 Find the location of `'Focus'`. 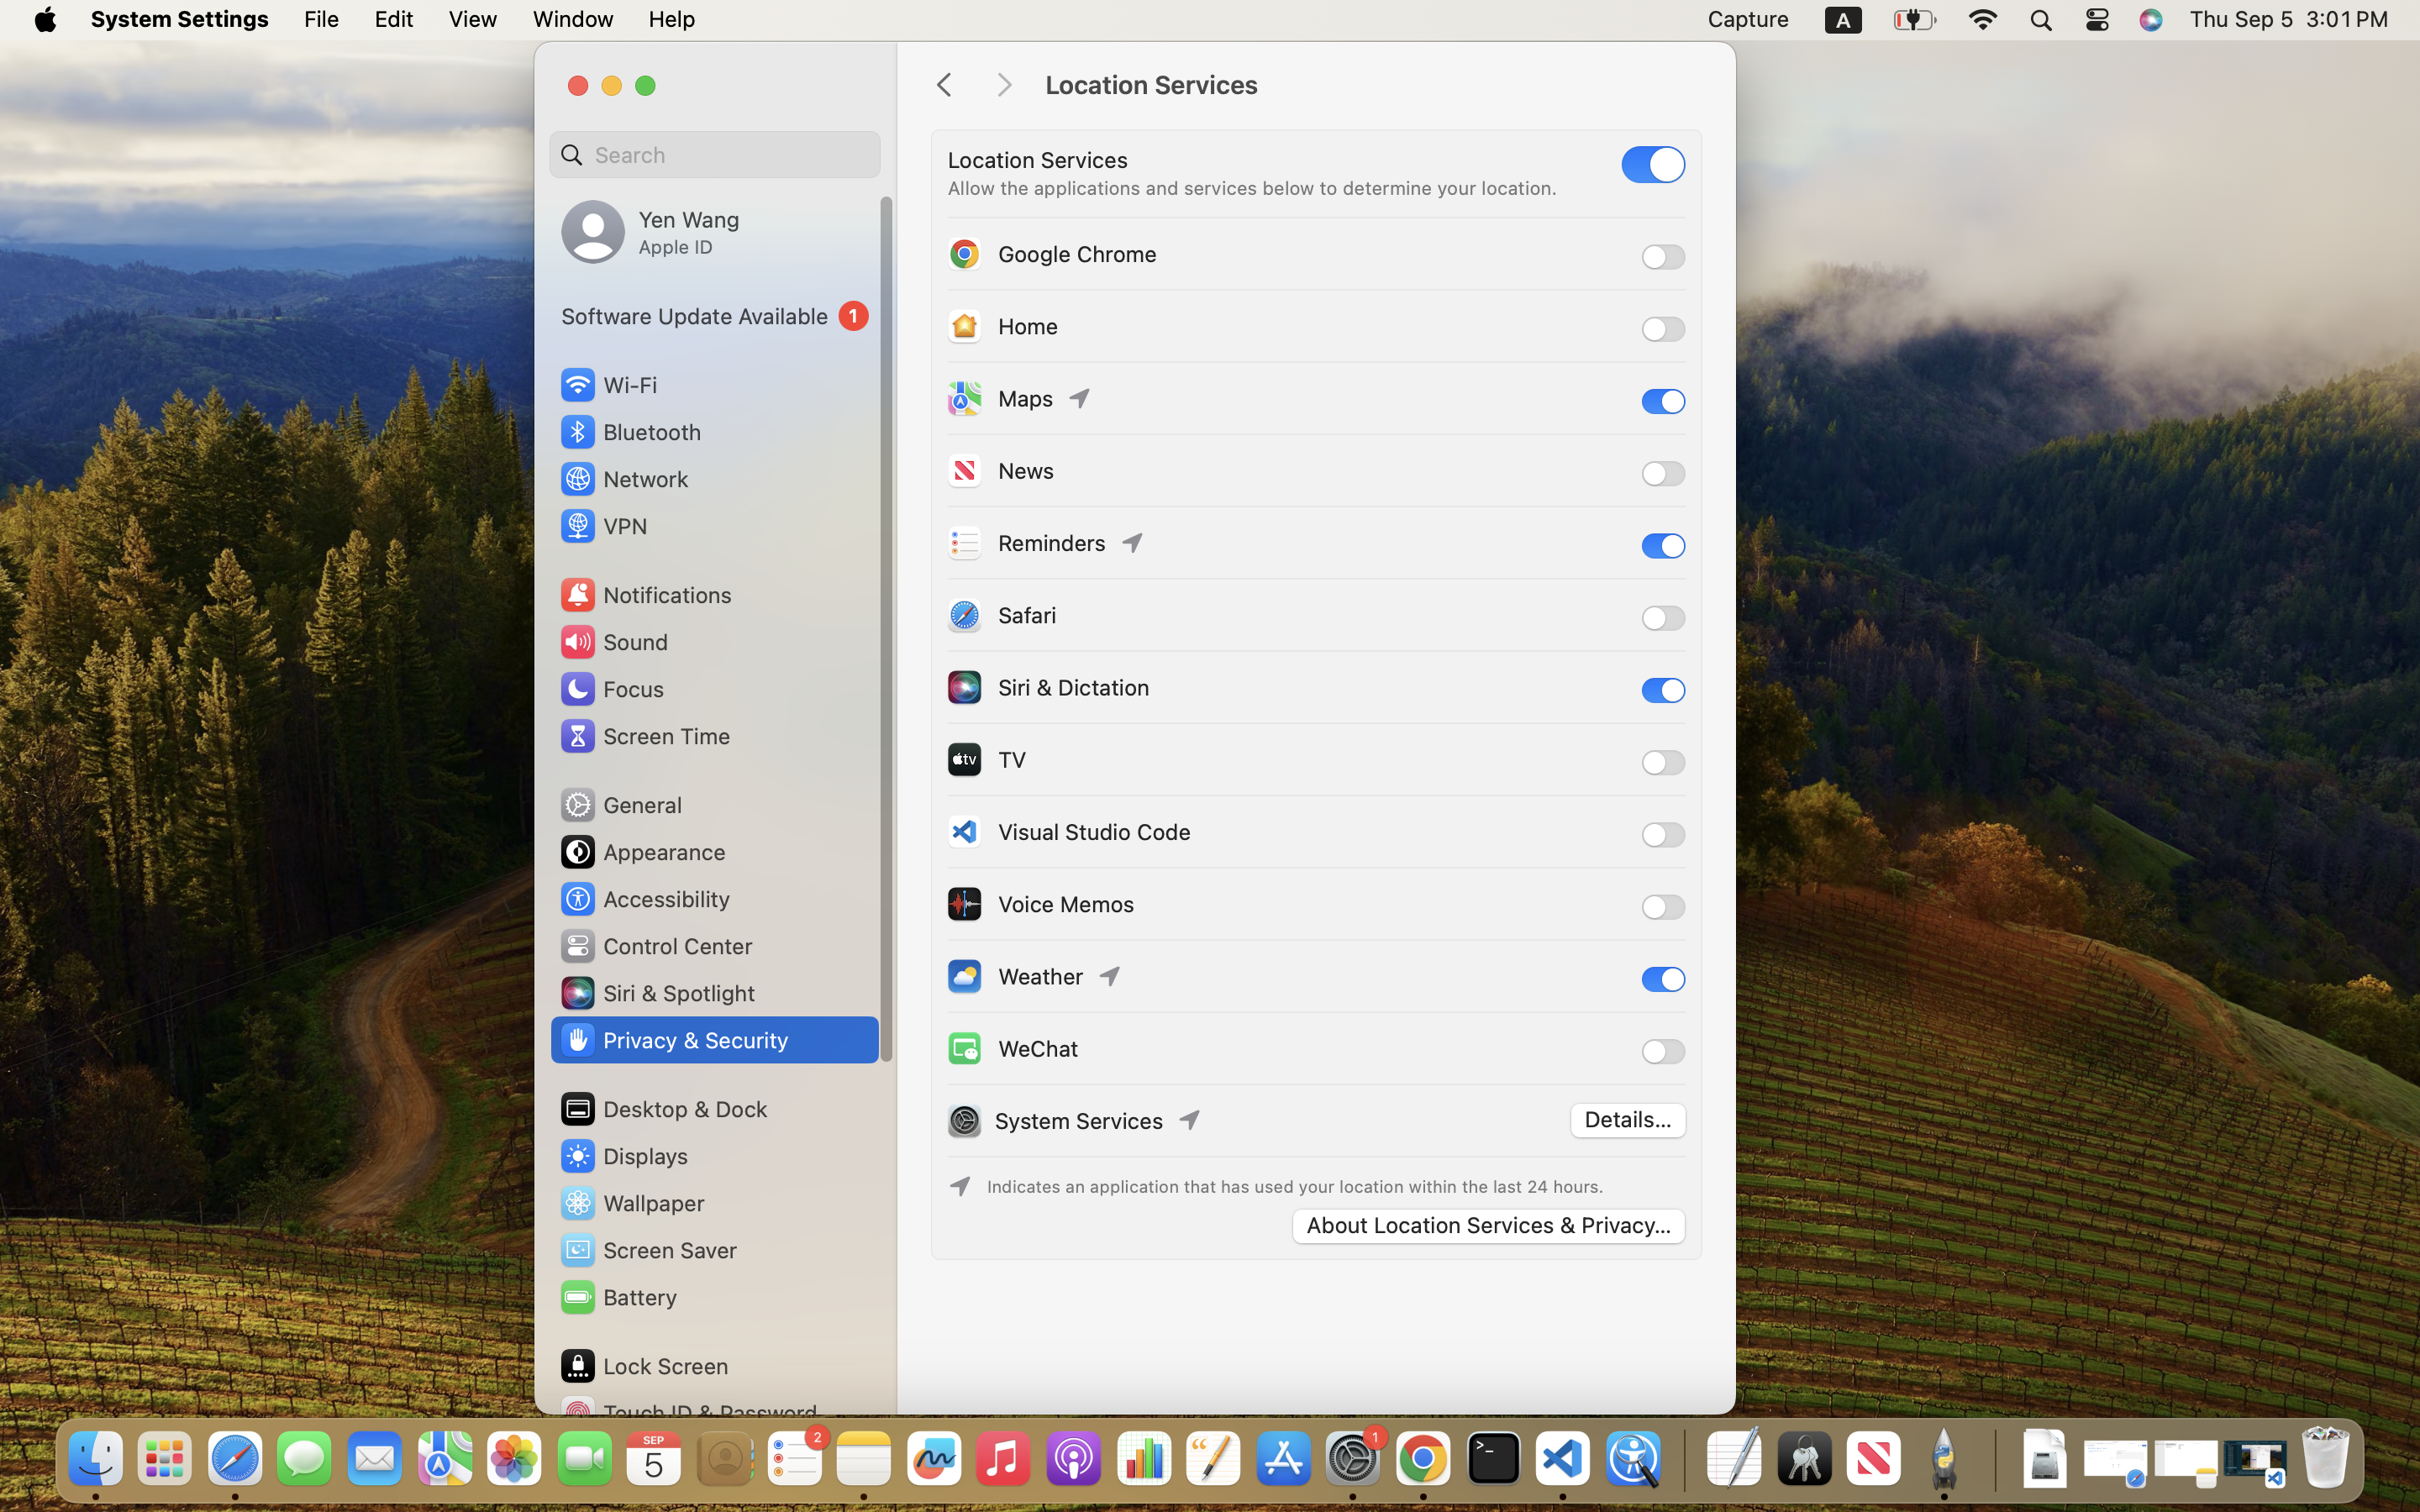

'Focus' is located at coordinates (609, 687).